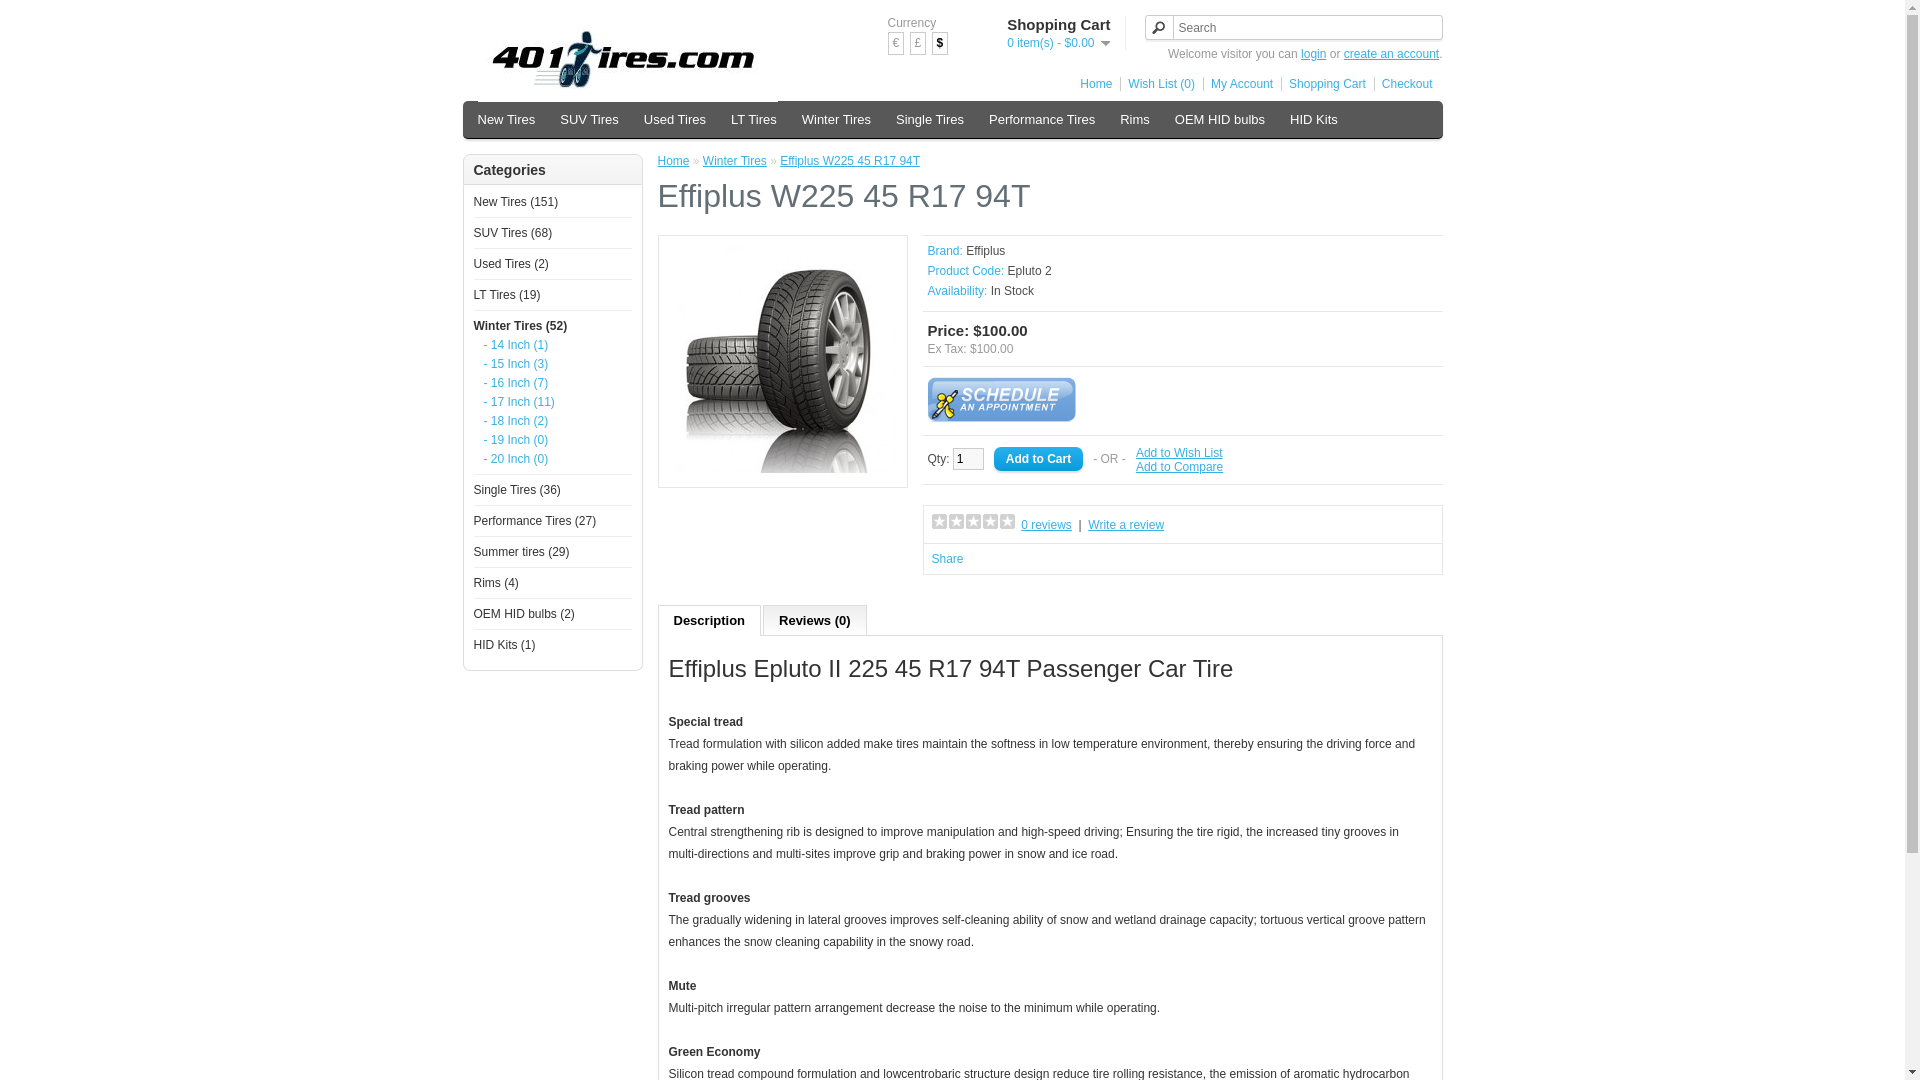 Image resolution: width=1920 pixels, height=1080 pixels. What do you see at coordinates (524, 612) in the screenshot?
I see `'OEM HID bulbs (2)'` at bounding box center [524, 612].